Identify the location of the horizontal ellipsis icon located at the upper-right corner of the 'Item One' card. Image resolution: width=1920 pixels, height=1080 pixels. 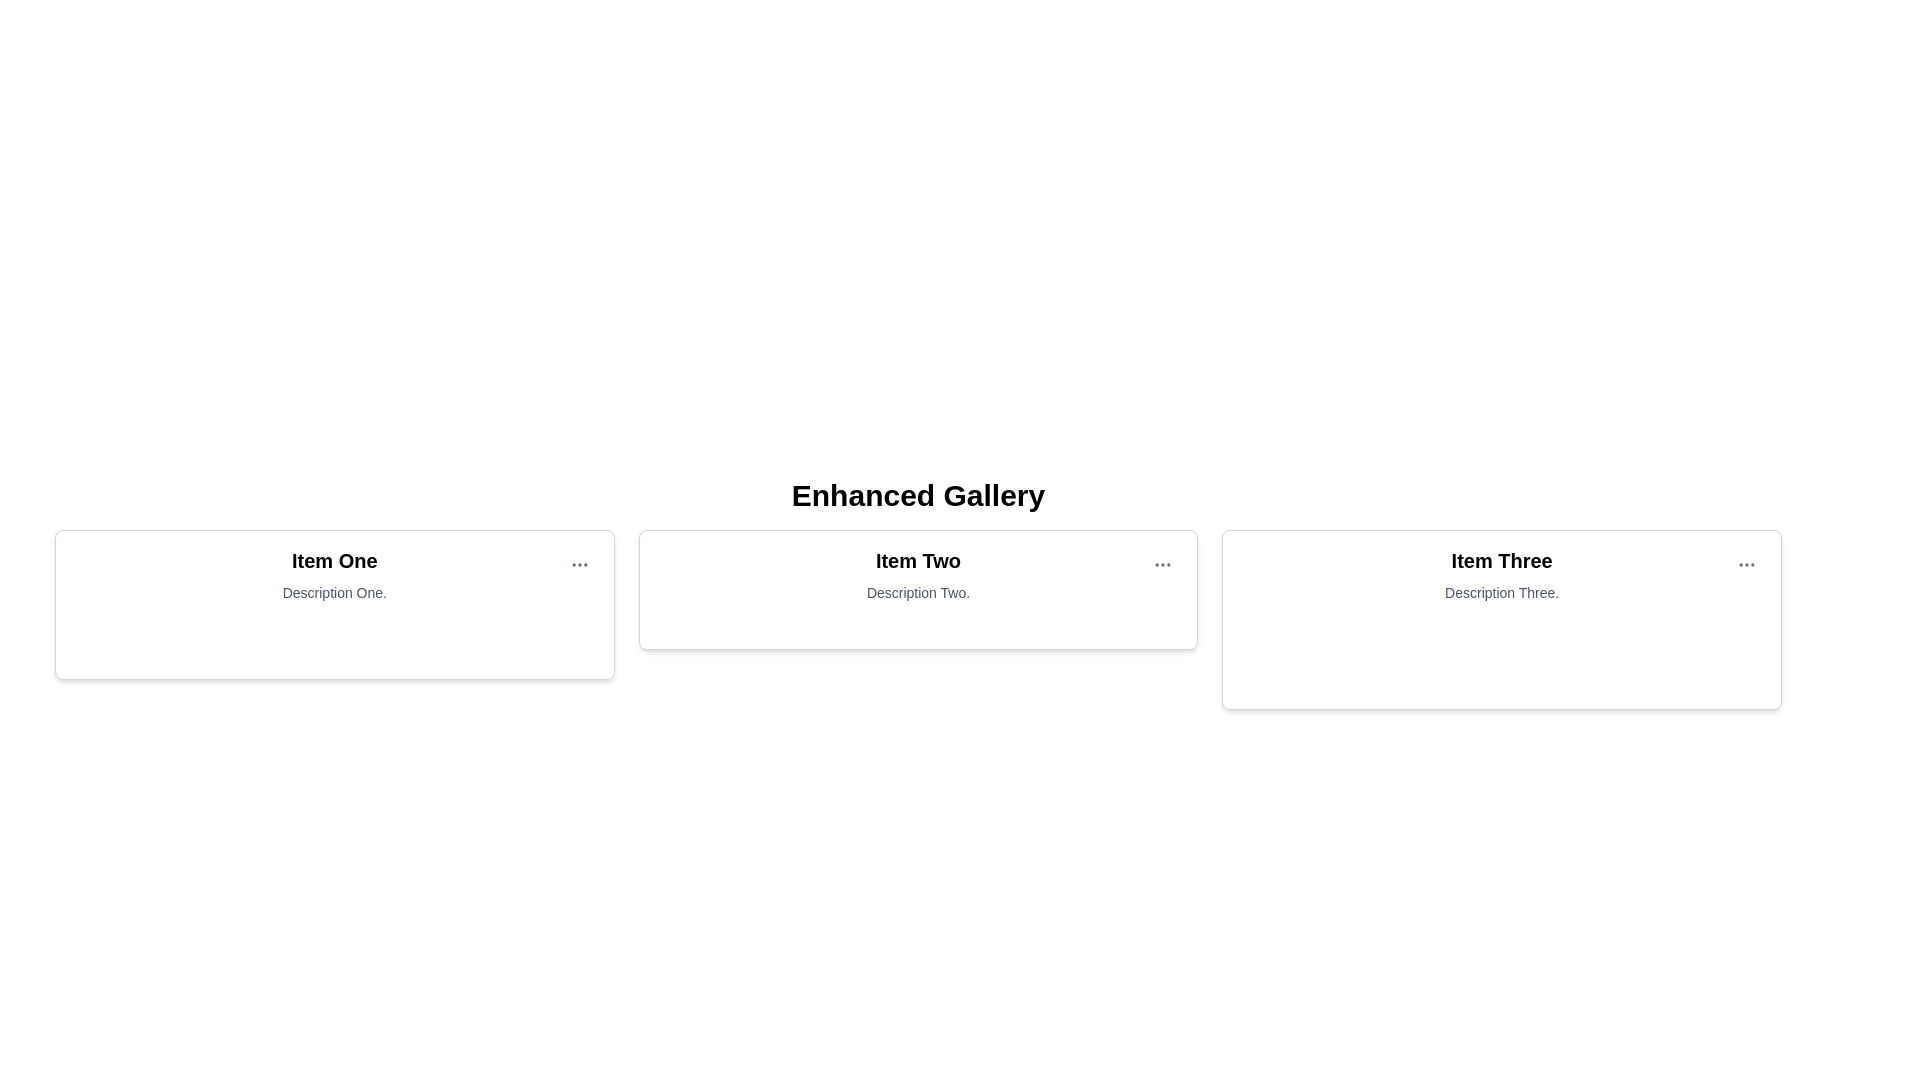
(578, 564).